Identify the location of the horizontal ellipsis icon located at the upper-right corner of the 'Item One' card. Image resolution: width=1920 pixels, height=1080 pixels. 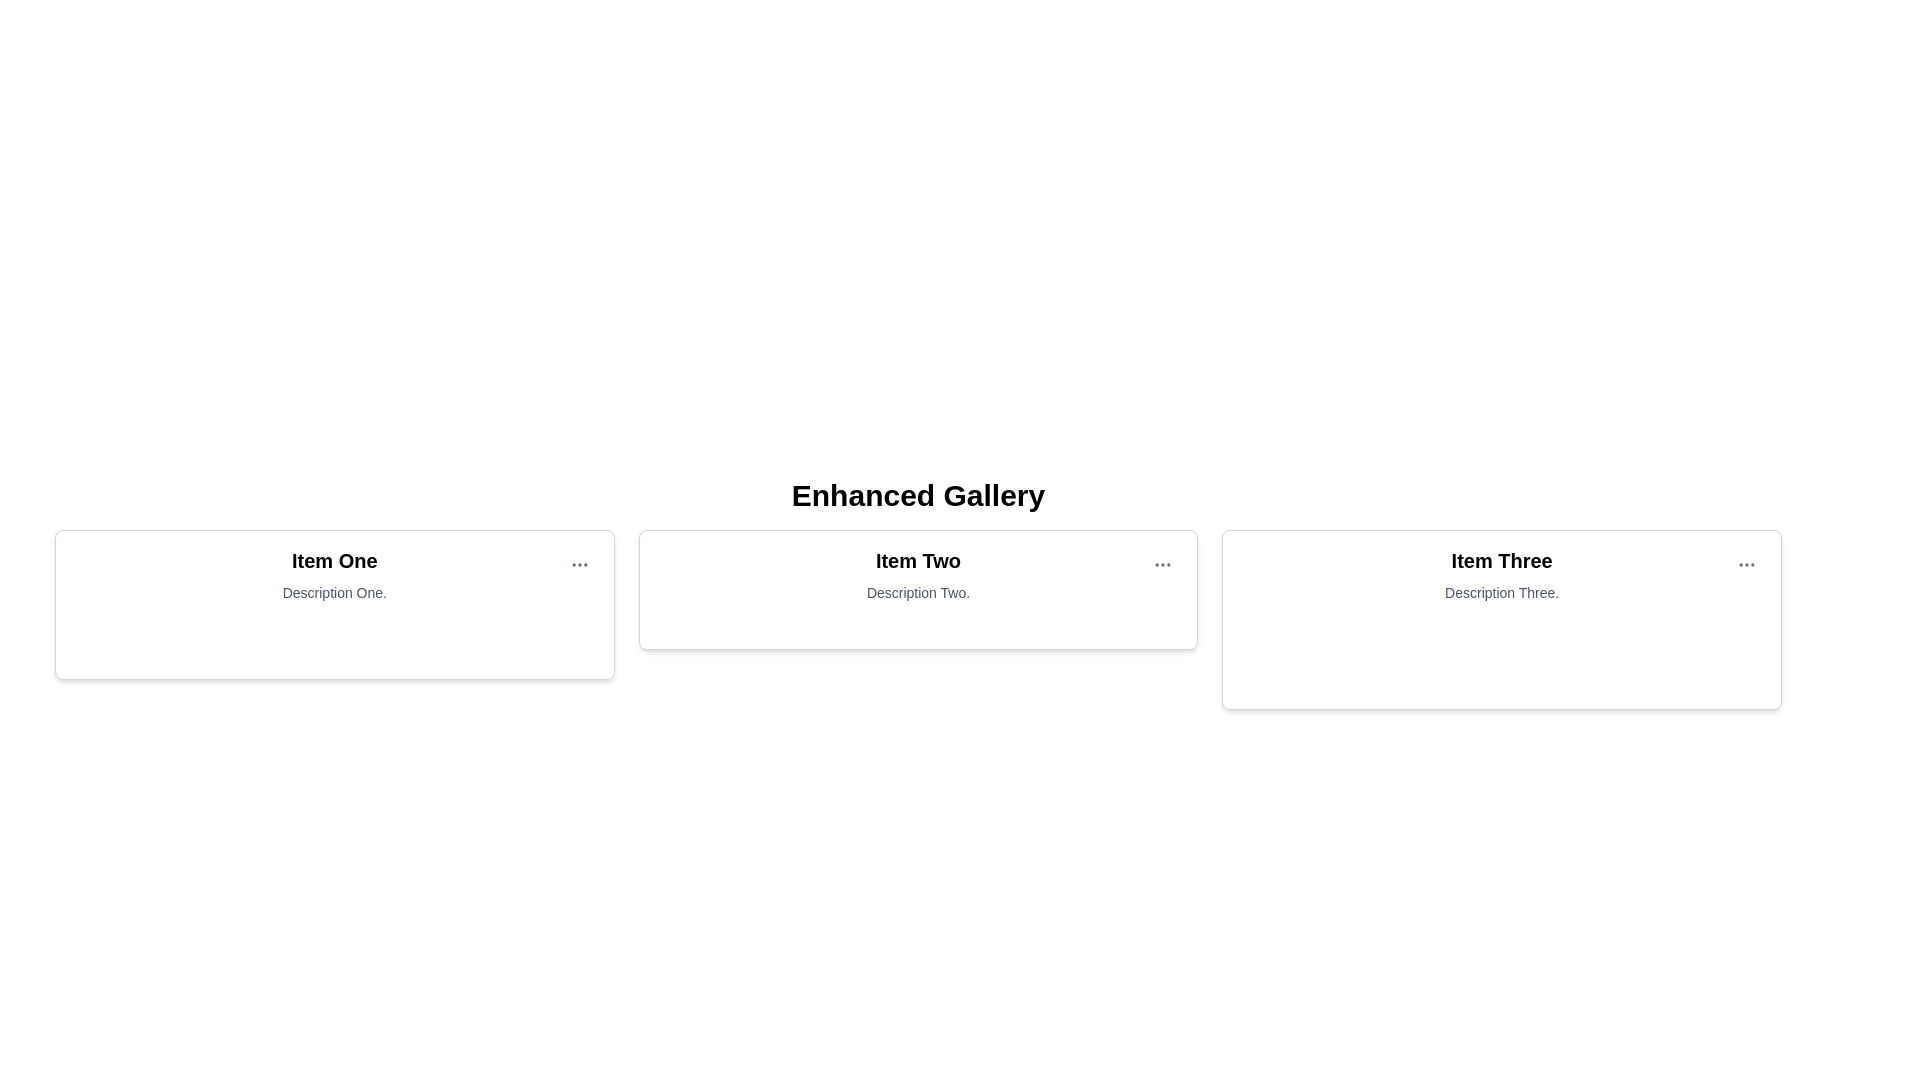
(578, 564).